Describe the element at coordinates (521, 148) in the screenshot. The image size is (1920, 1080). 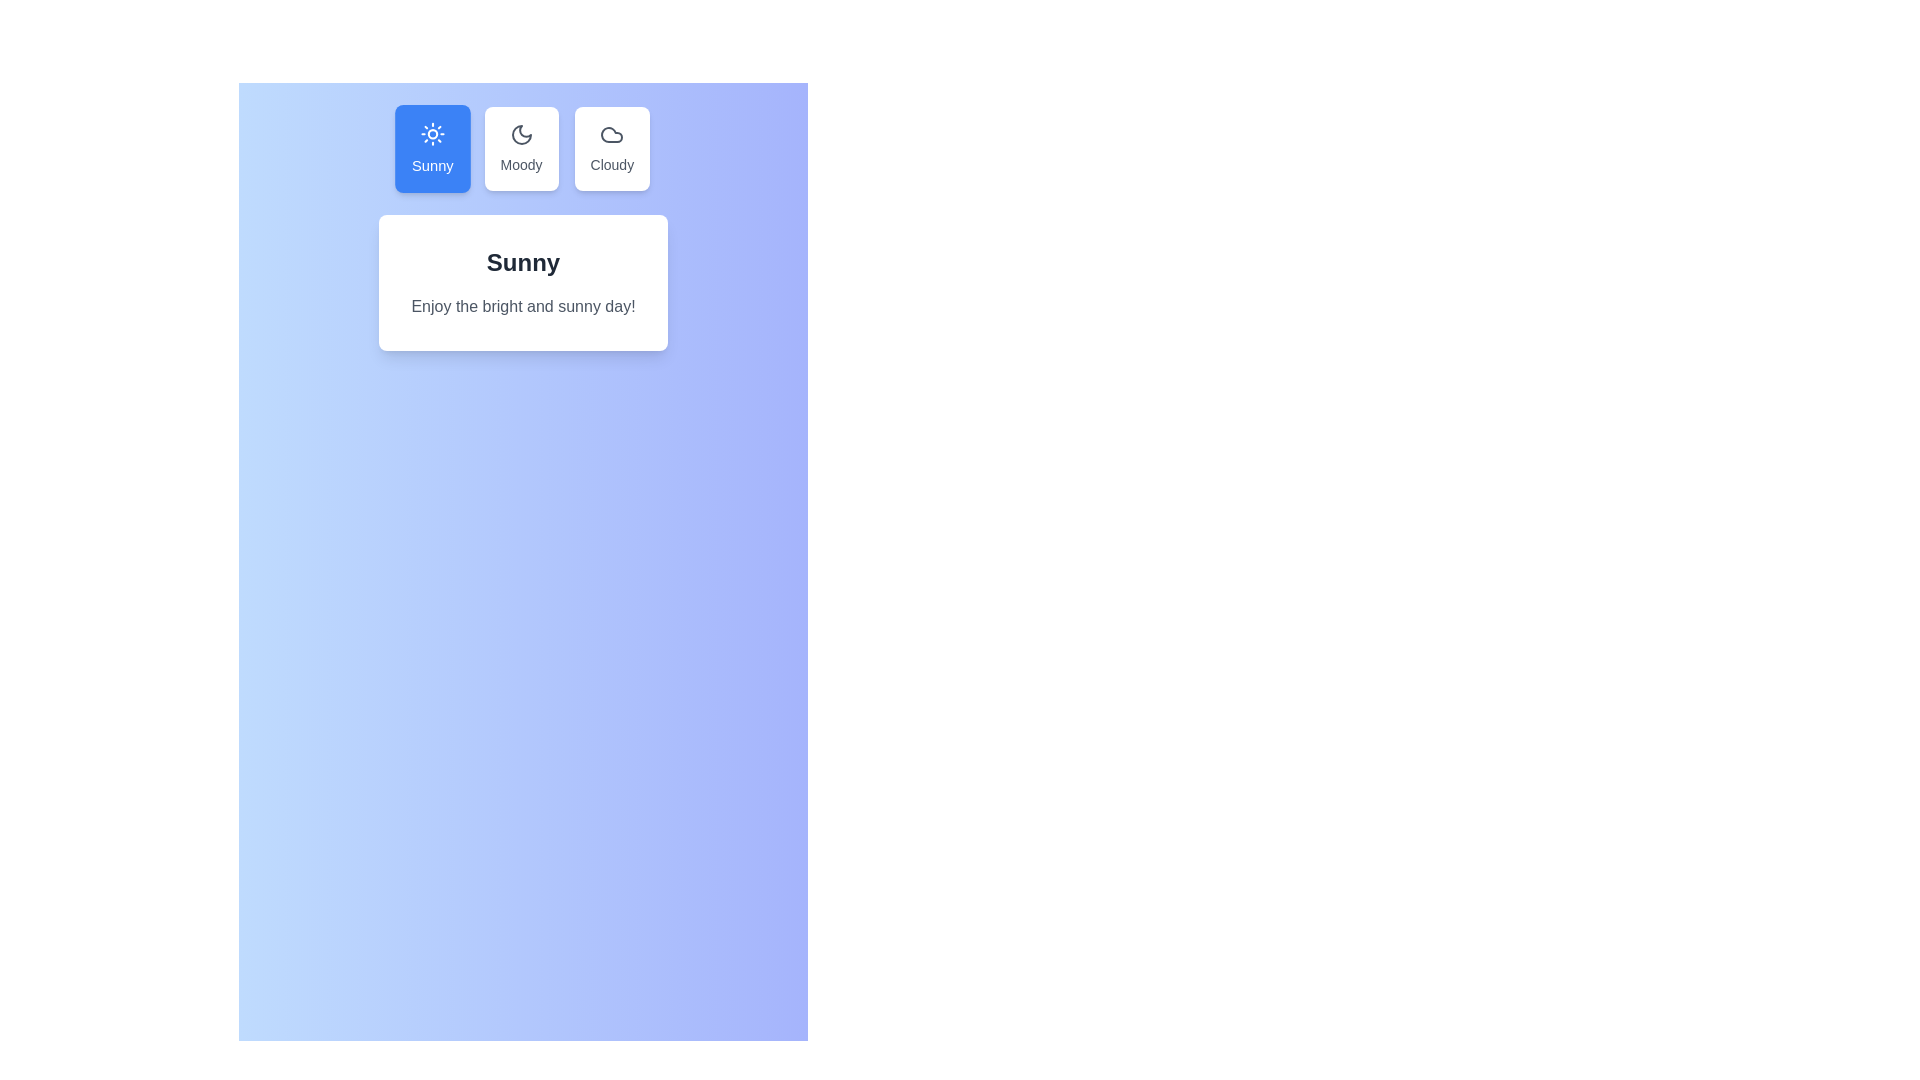
I see `the Moody tab in the WeatherTabs component` at that location.